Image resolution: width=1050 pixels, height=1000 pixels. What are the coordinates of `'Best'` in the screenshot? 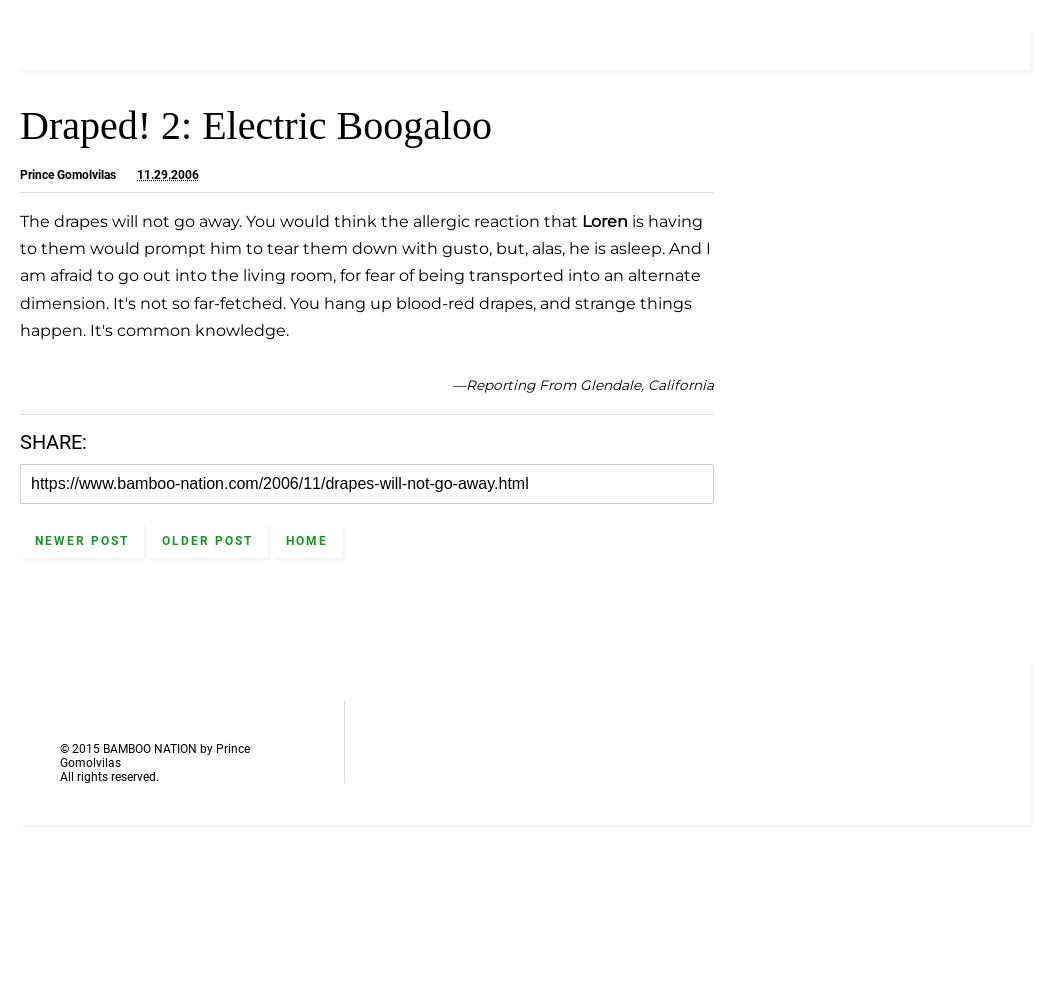 It's located at (802, 246).